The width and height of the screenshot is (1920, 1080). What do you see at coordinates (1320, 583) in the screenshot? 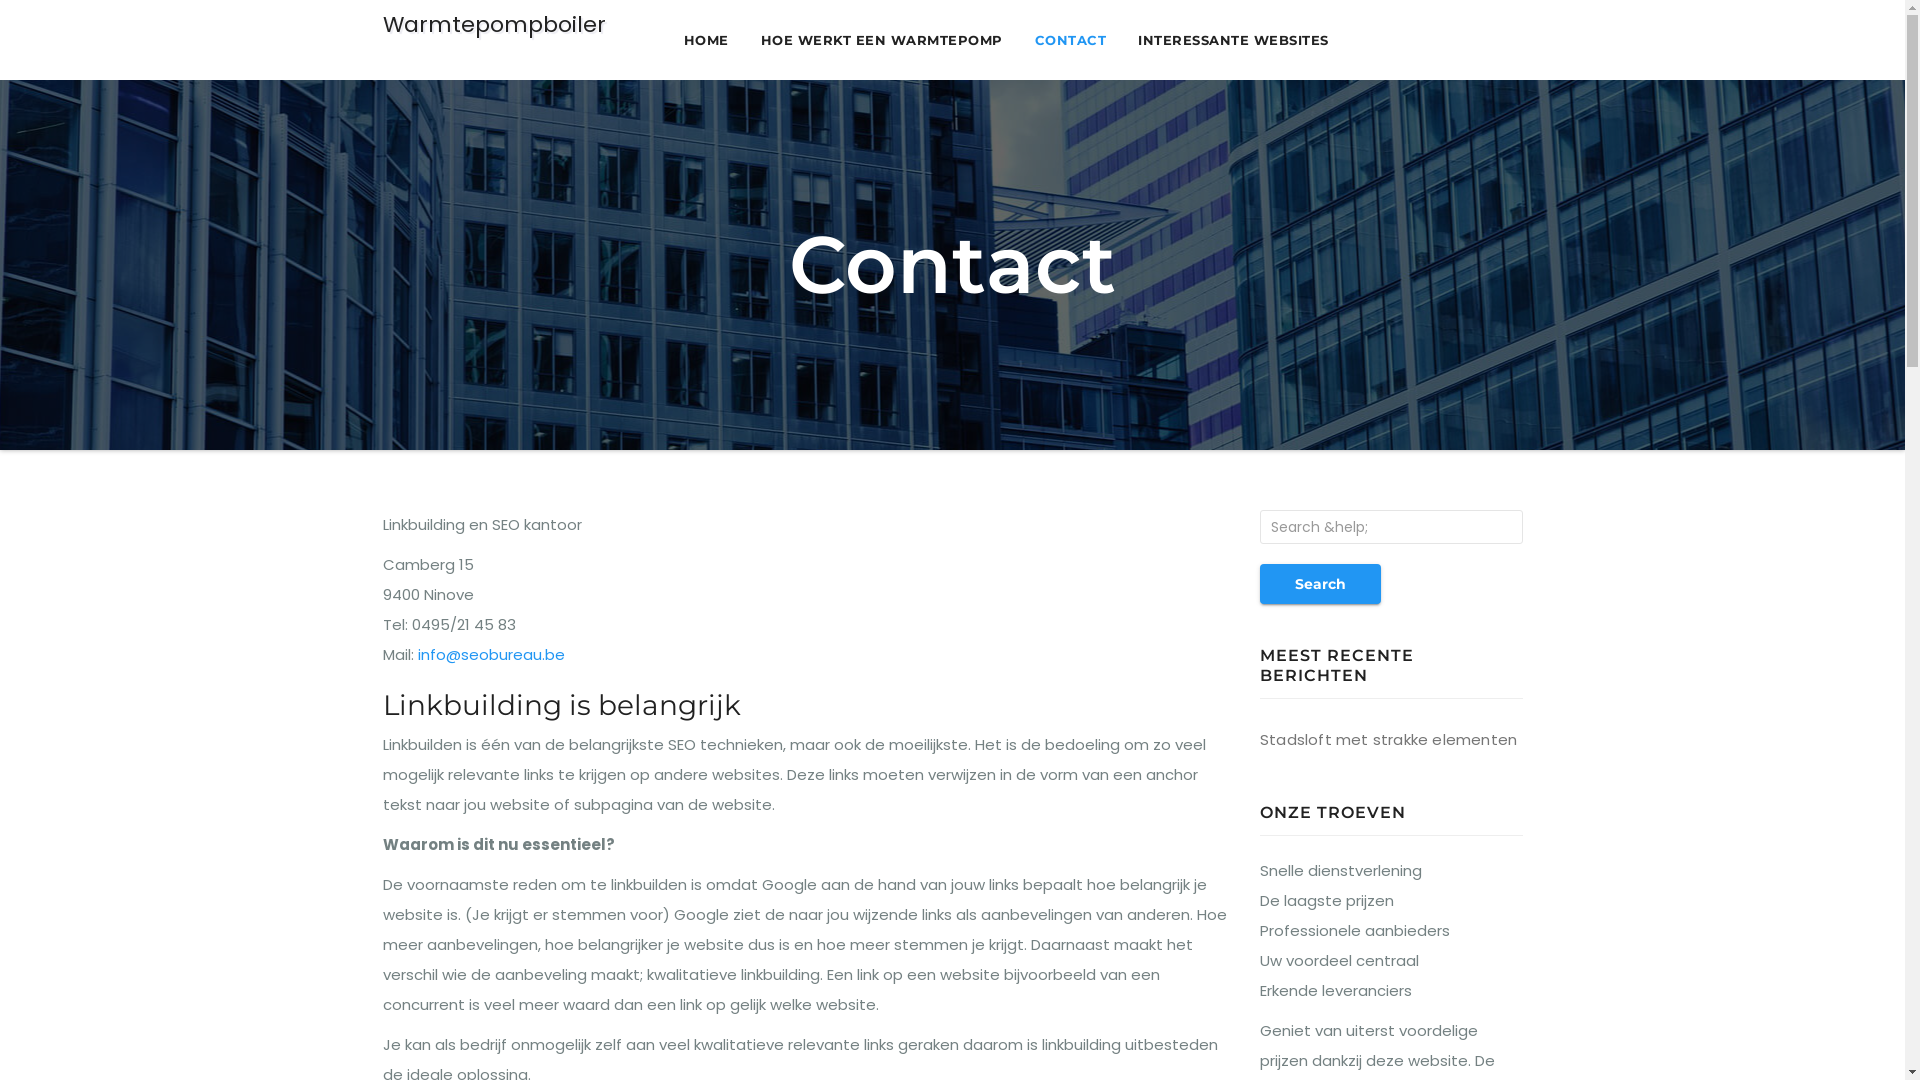
I see `'Search'` at bounding box center [1320, 583].